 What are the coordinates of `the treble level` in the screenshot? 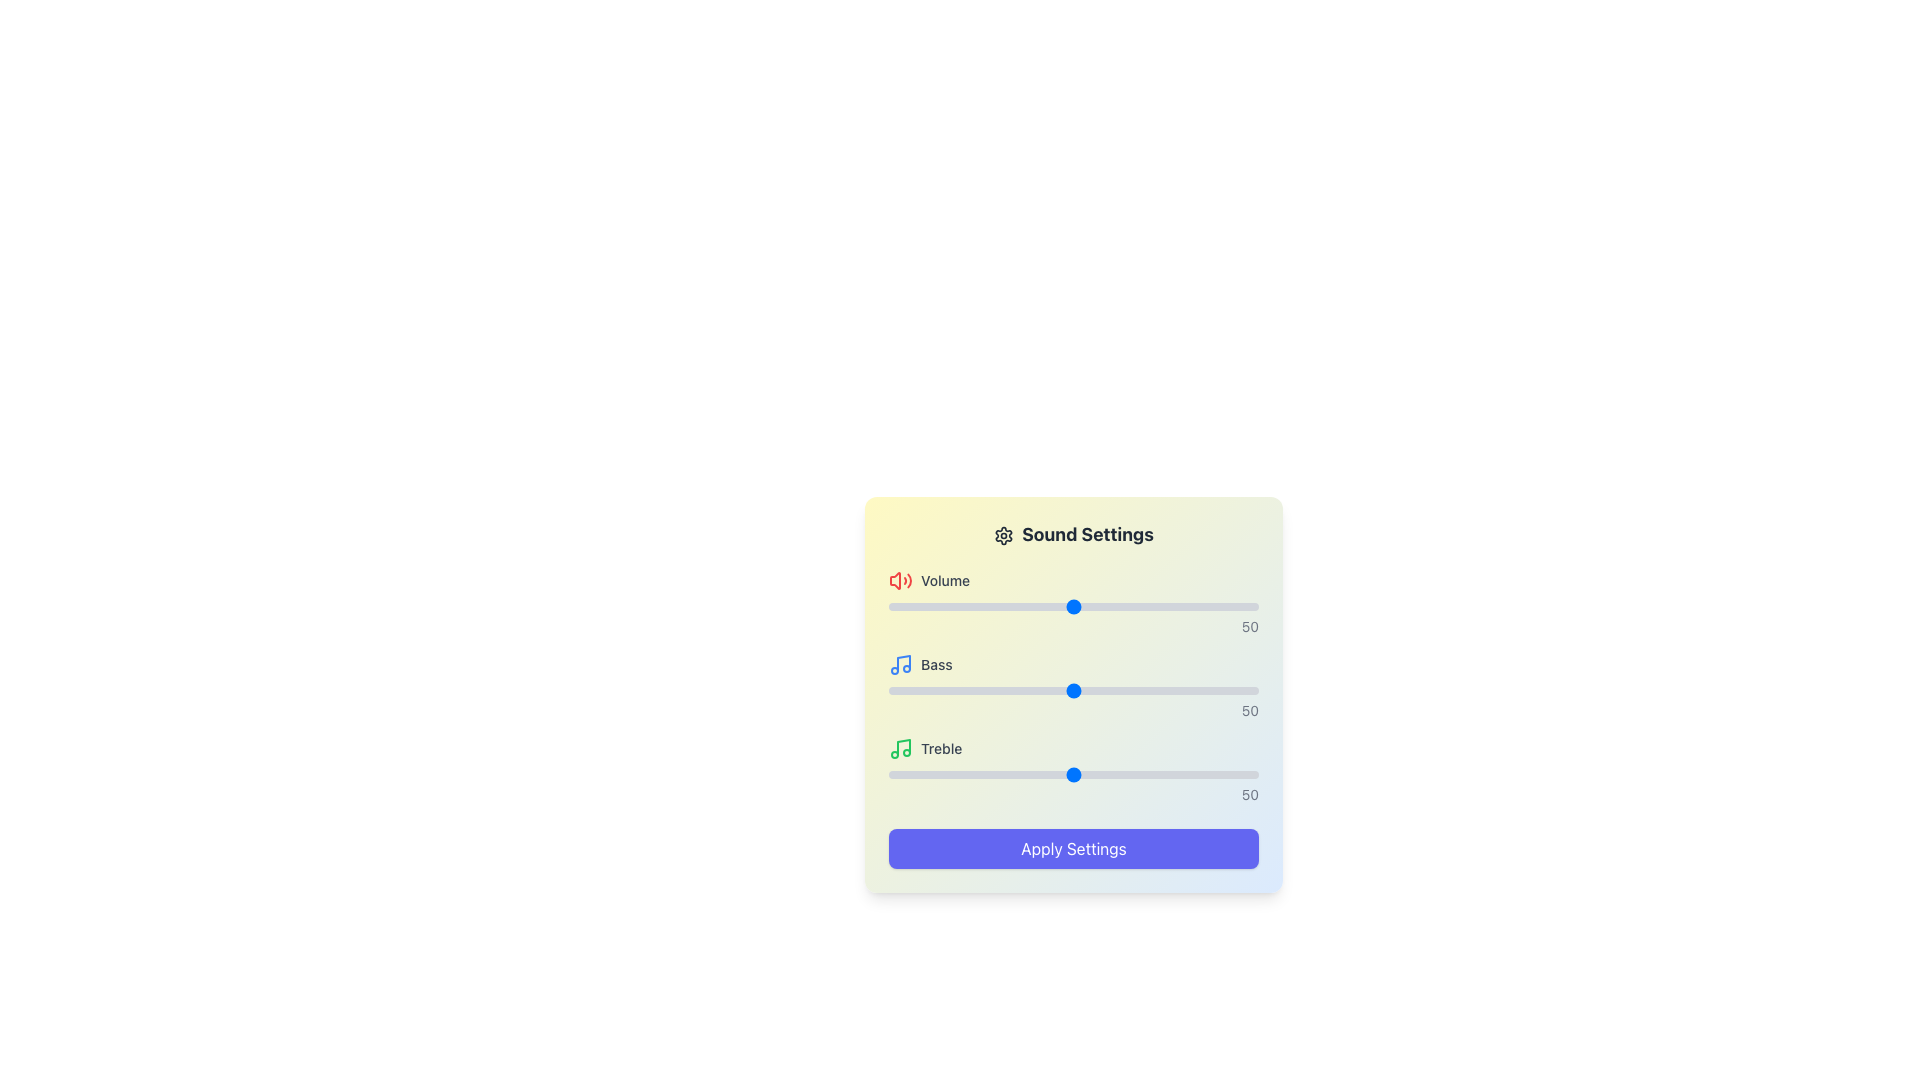 It's located at (887, 774).